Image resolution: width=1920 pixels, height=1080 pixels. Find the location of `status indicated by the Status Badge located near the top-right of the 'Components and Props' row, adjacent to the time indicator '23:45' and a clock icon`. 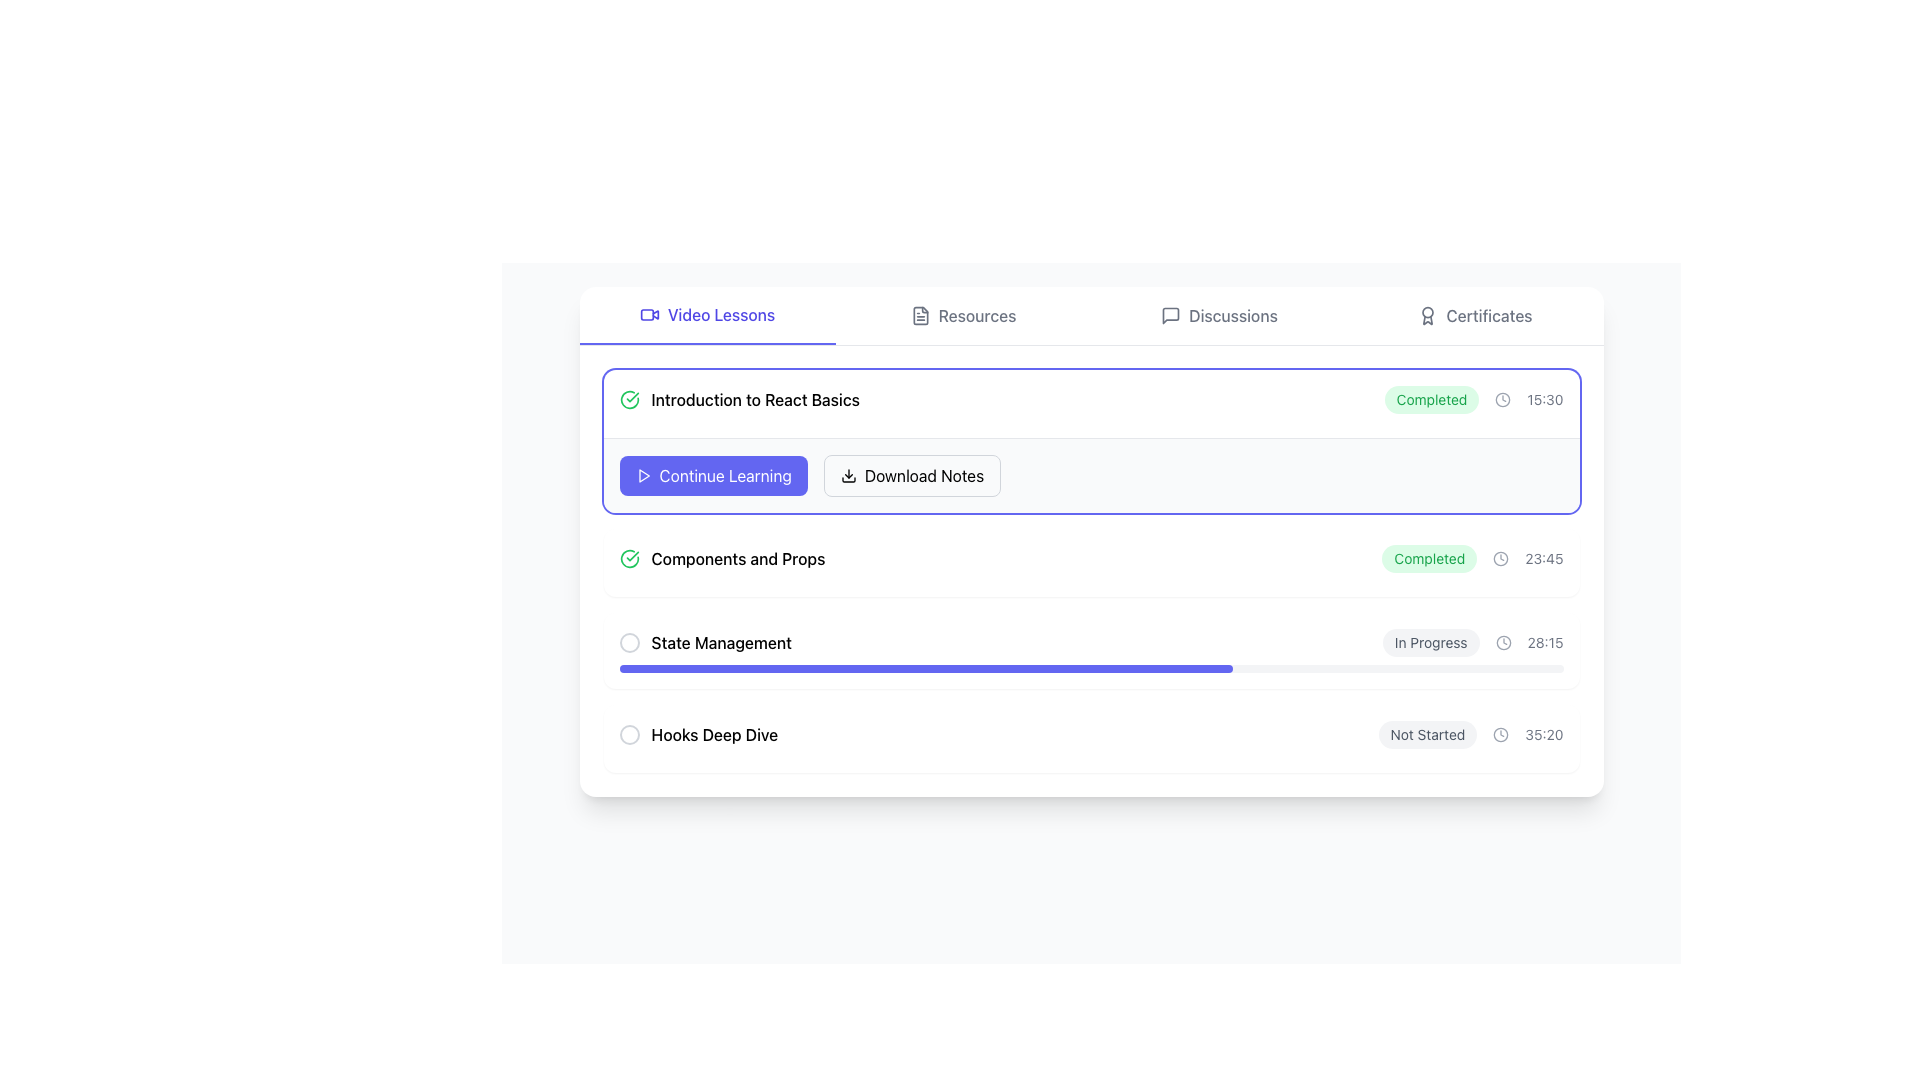

status indicated by the Status Badge located near the top-right of the 'Components and Props' row, adjacent to the time indicator '23:45' and a clock icon is located at coordinates (1428, 559).